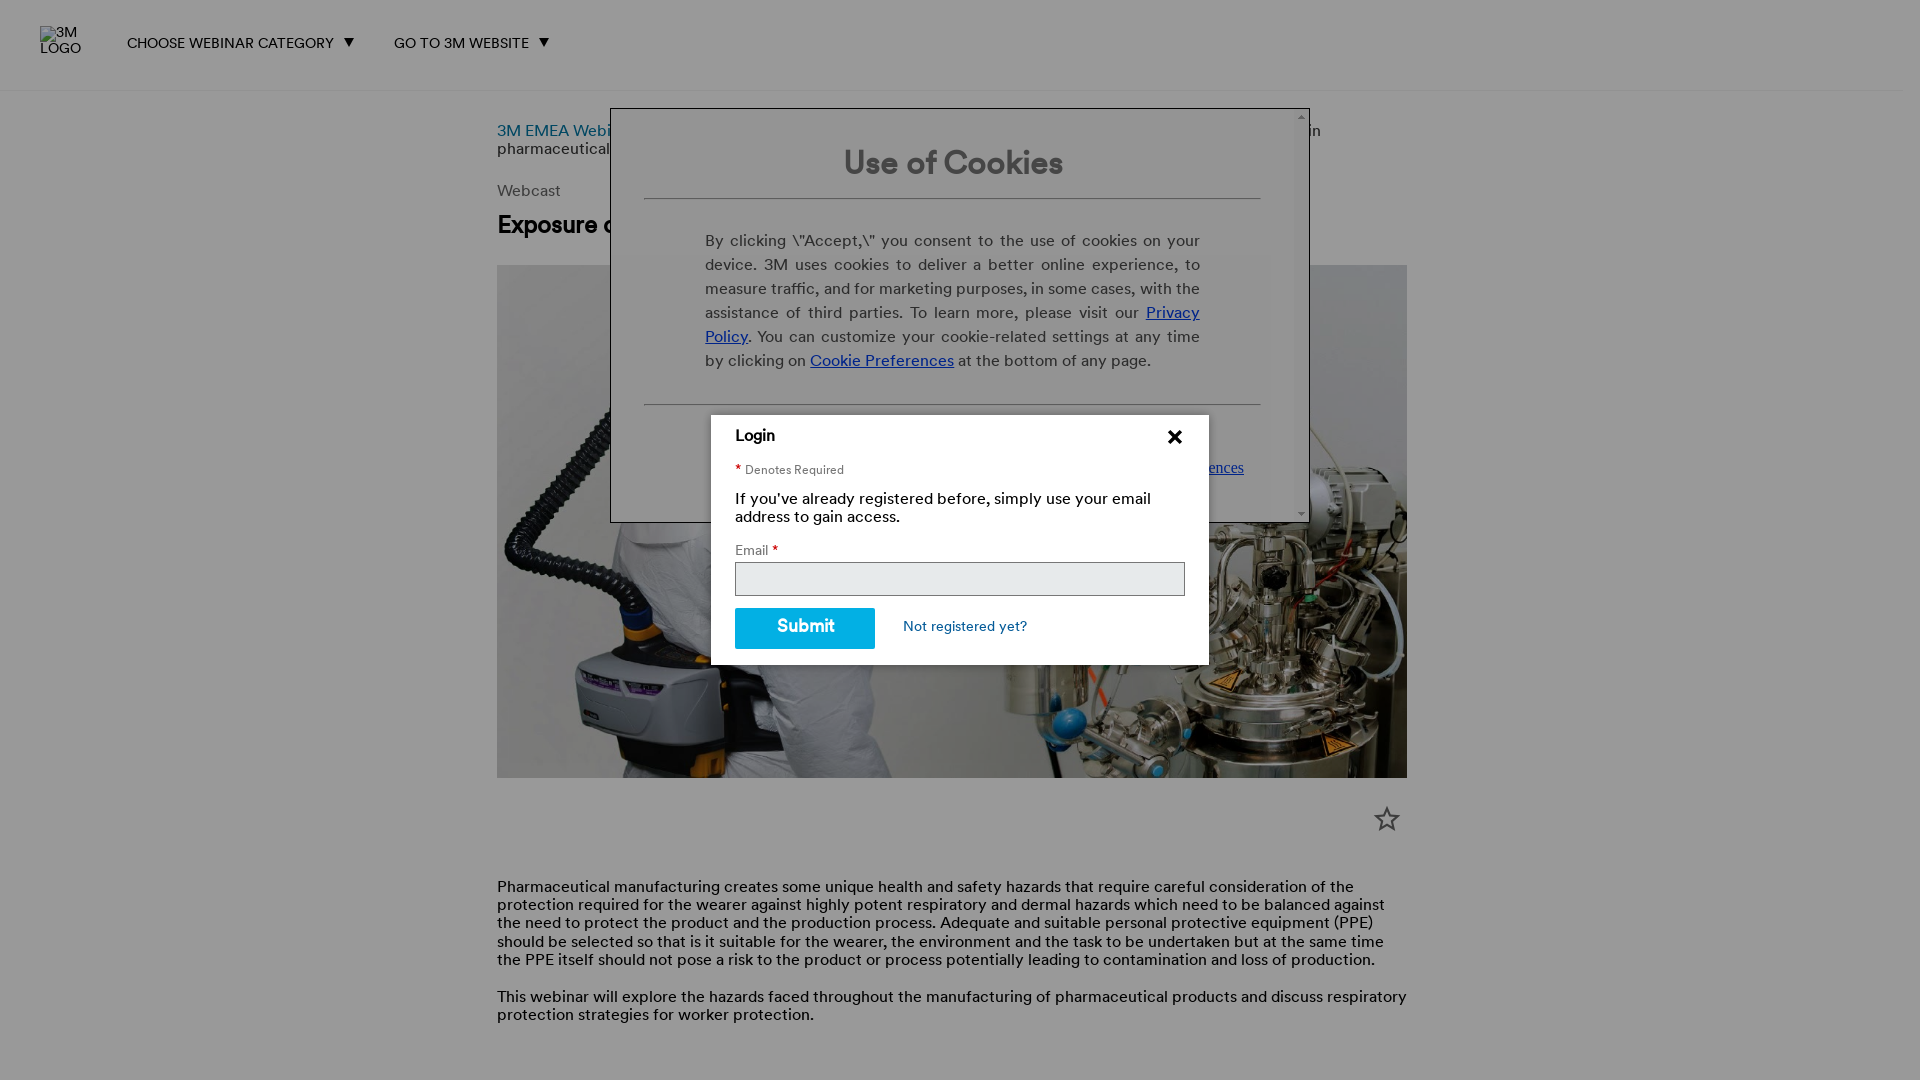 This screenshot has width=1920, height=1080. What do you see at coordinates (881, 362) in the screenshot?
I see `'Cookie Preferences'` at bounding box center [881, 362].